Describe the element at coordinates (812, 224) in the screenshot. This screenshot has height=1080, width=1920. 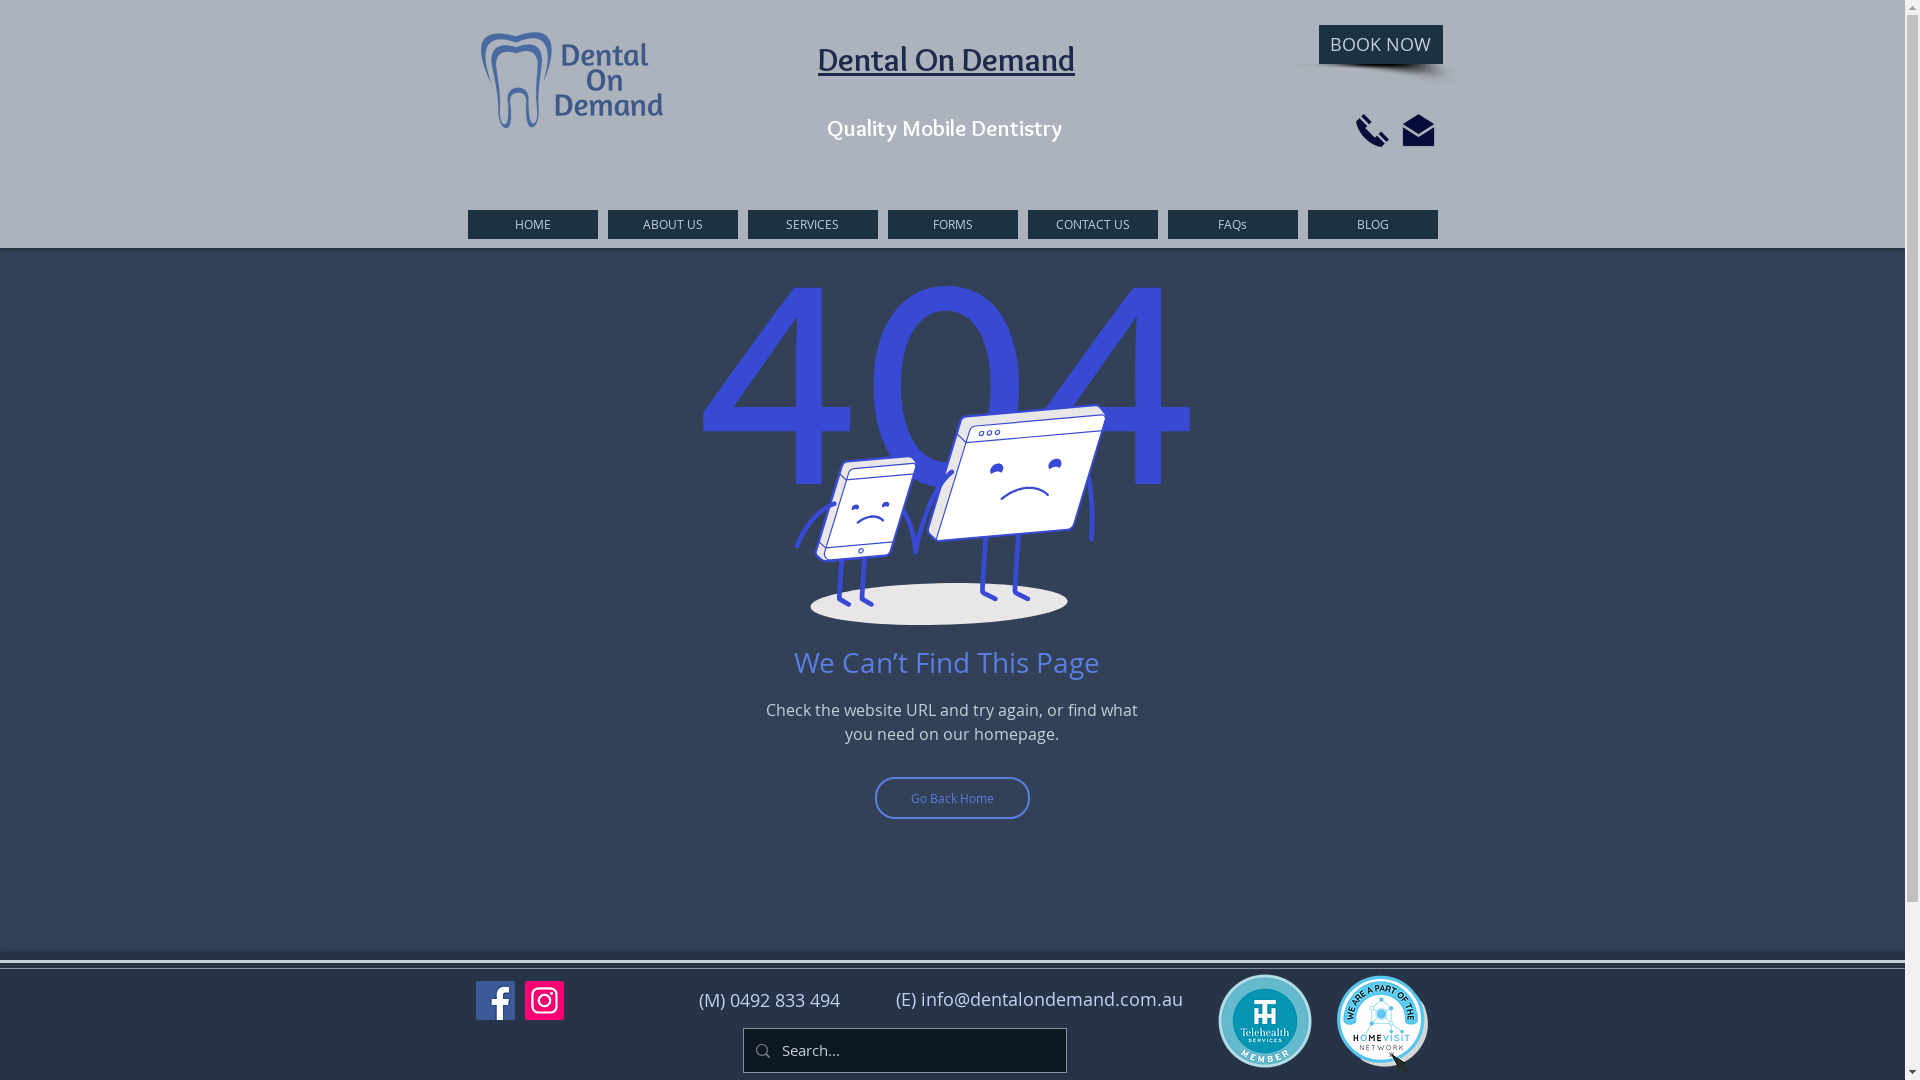
I see `'SERVICES'` at that location.